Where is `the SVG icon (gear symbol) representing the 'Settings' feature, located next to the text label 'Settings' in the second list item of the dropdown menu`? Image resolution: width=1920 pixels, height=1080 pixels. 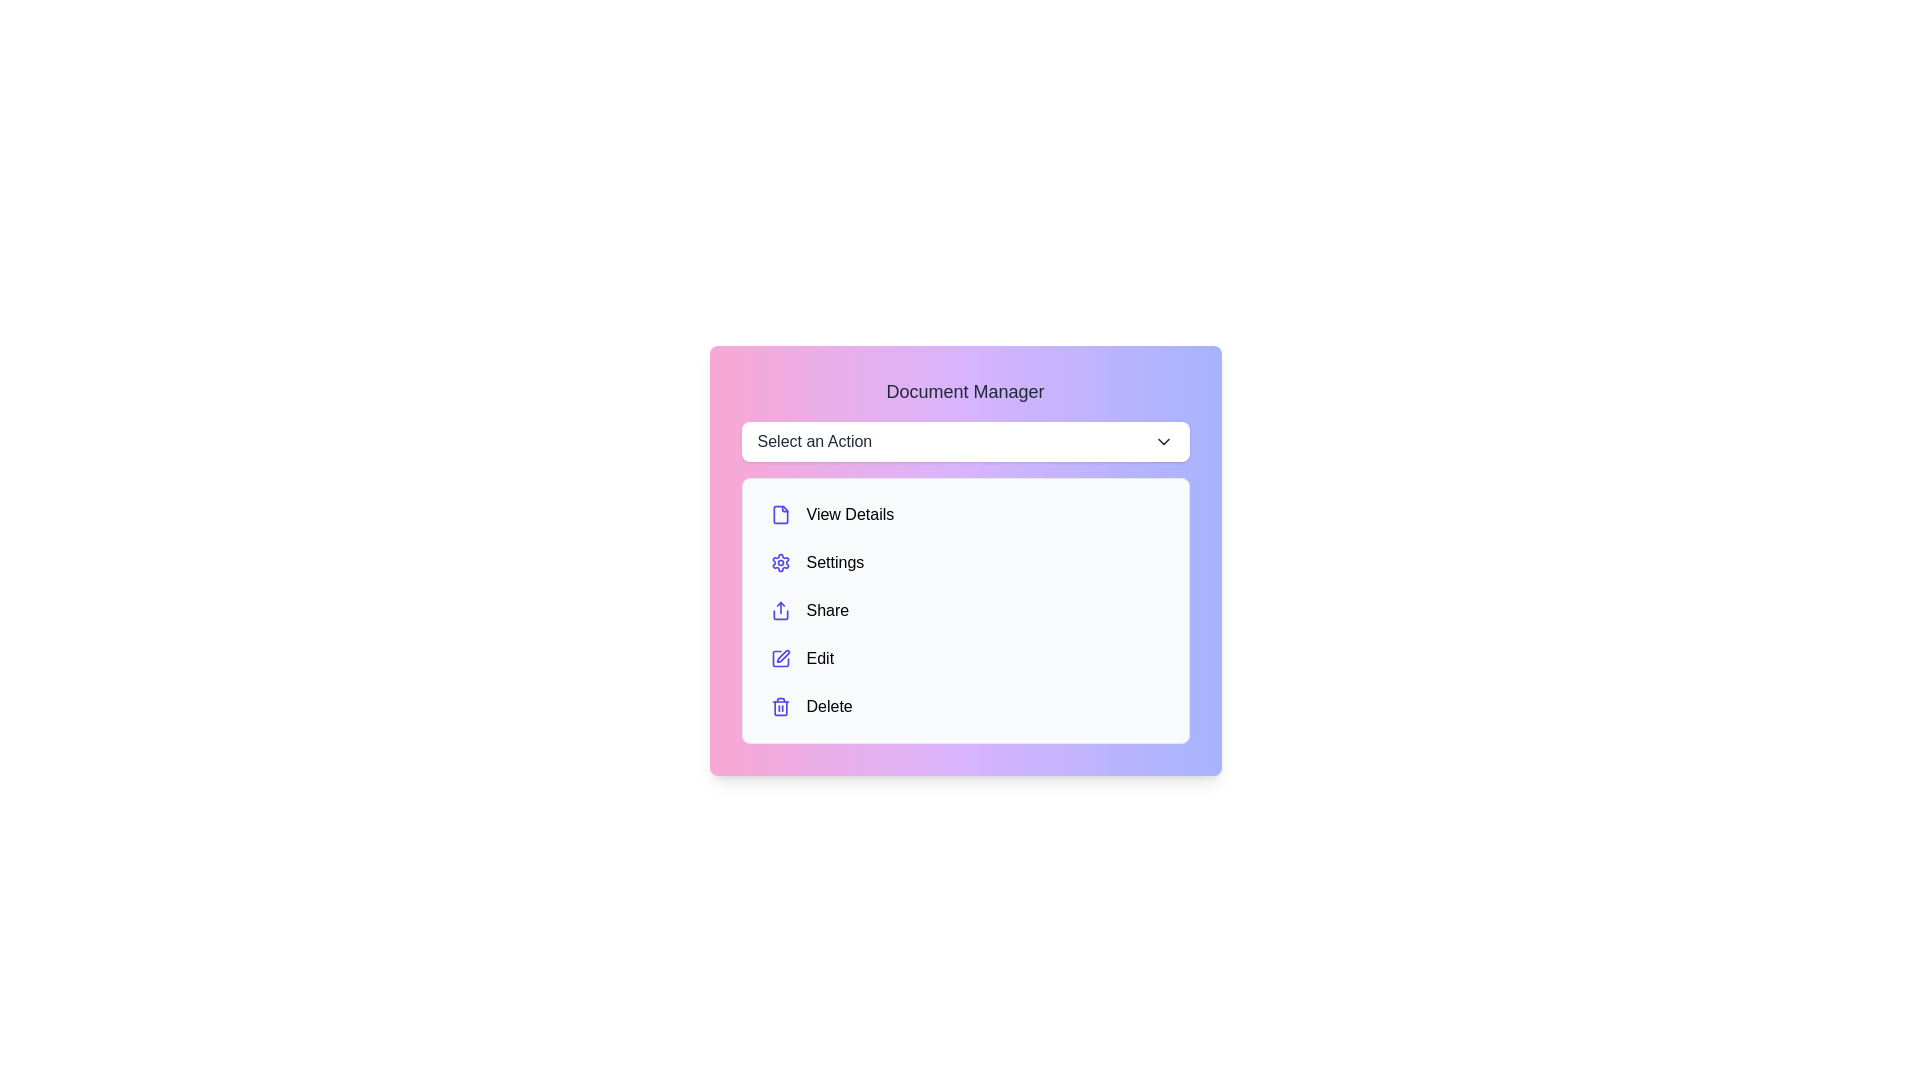
the SVG icon (gear symbol) representing the 'Settings' feature, located next to the text label 'Settings' in the second list item of the dropdown menu is located at coordinates (779, 563).